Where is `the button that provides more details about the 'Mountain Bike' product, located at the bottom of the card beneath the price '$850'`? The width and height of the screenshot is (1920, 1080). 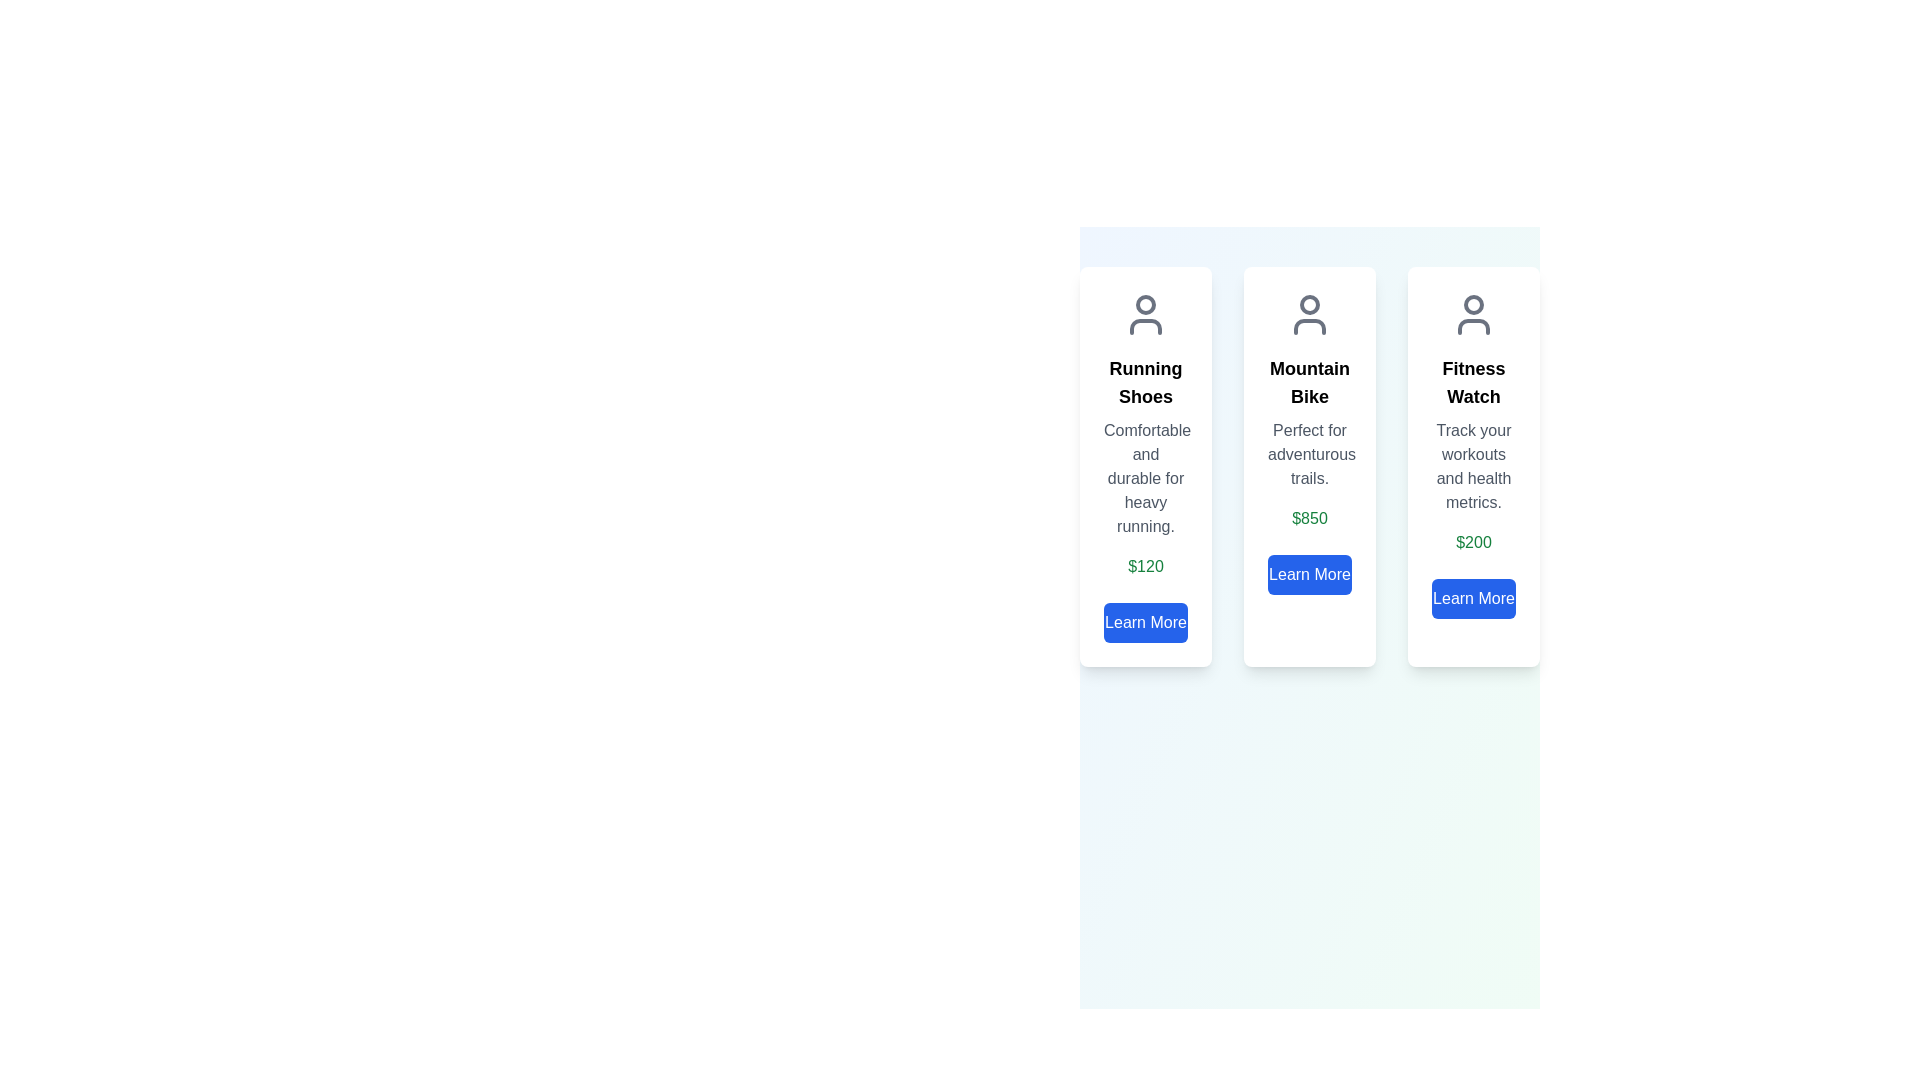
the button that provides more details about the 'Mountain Bike' product, located at the bottom of the card beneath the price '$850' is located at coordinates (1310, 574).